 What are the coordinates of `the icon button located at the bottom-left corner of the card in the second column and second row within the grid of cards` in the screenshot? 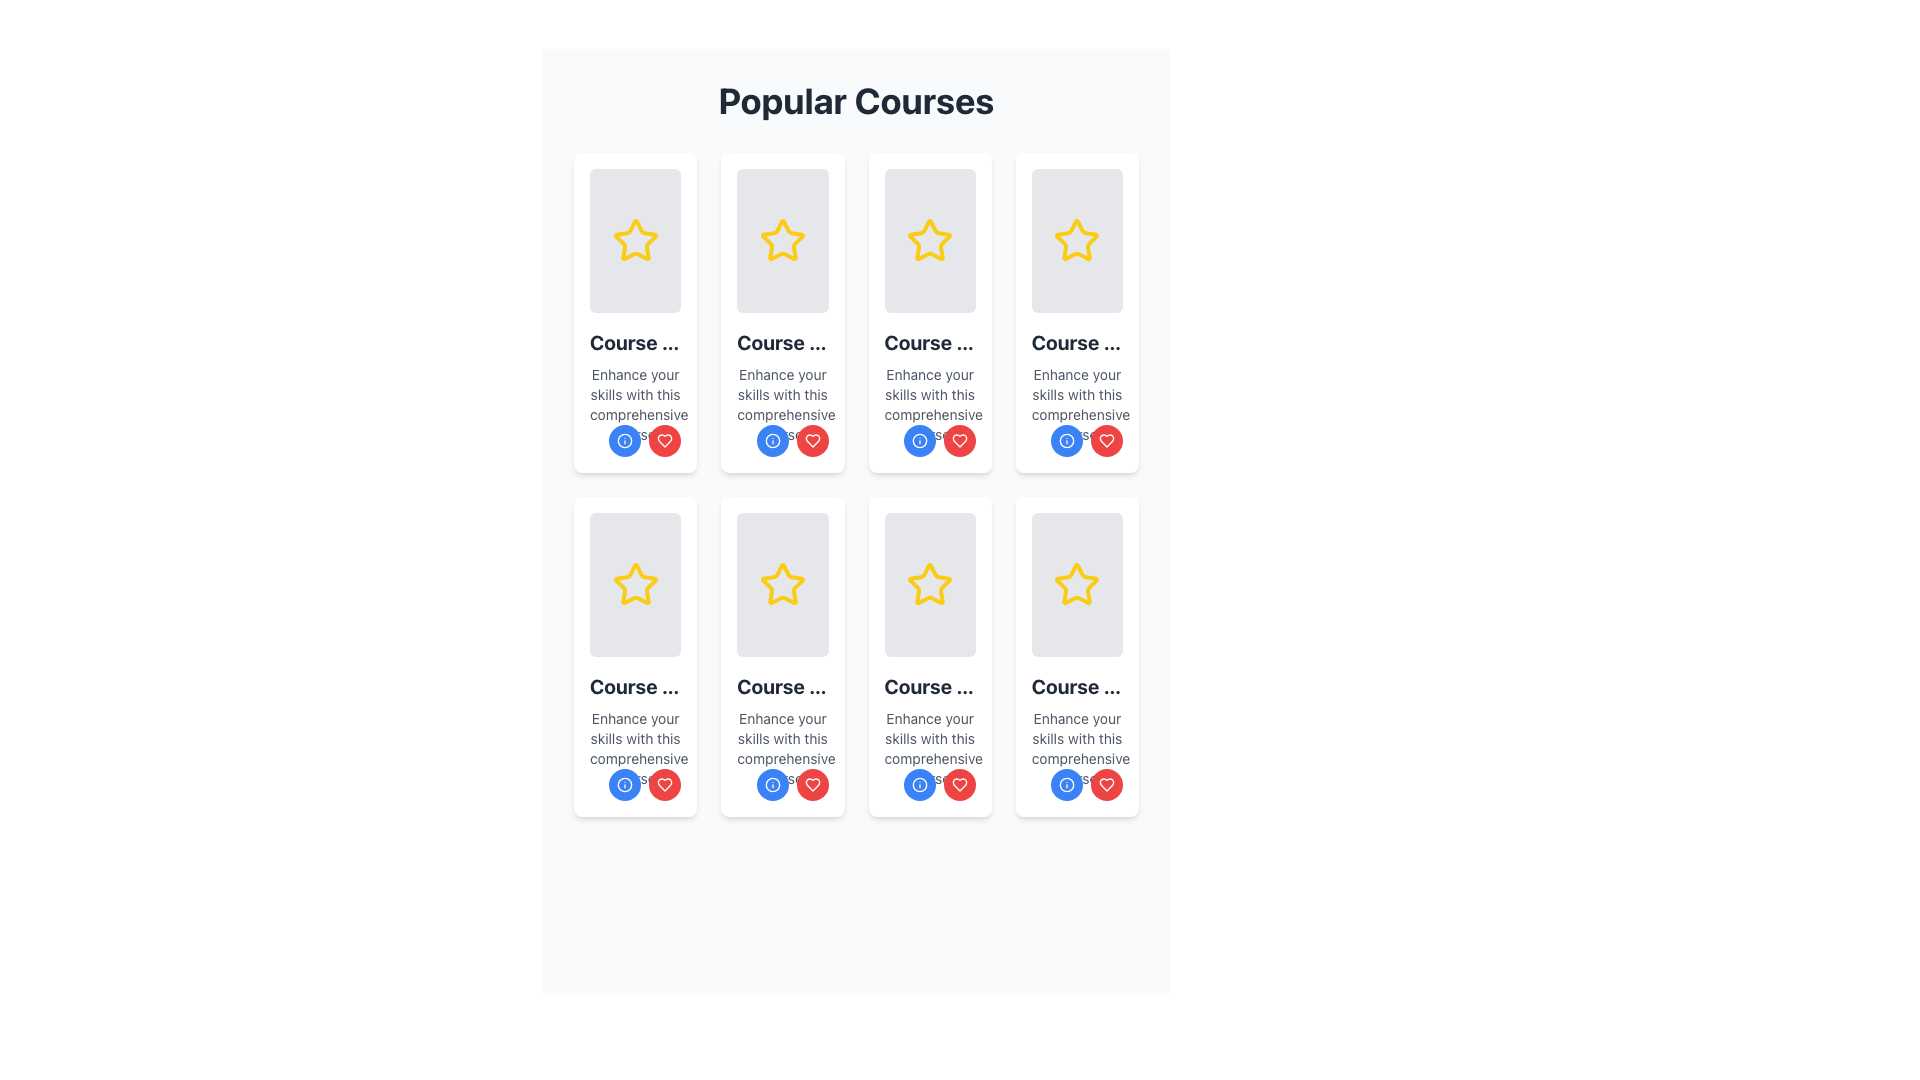 It's located at (1065, 784).